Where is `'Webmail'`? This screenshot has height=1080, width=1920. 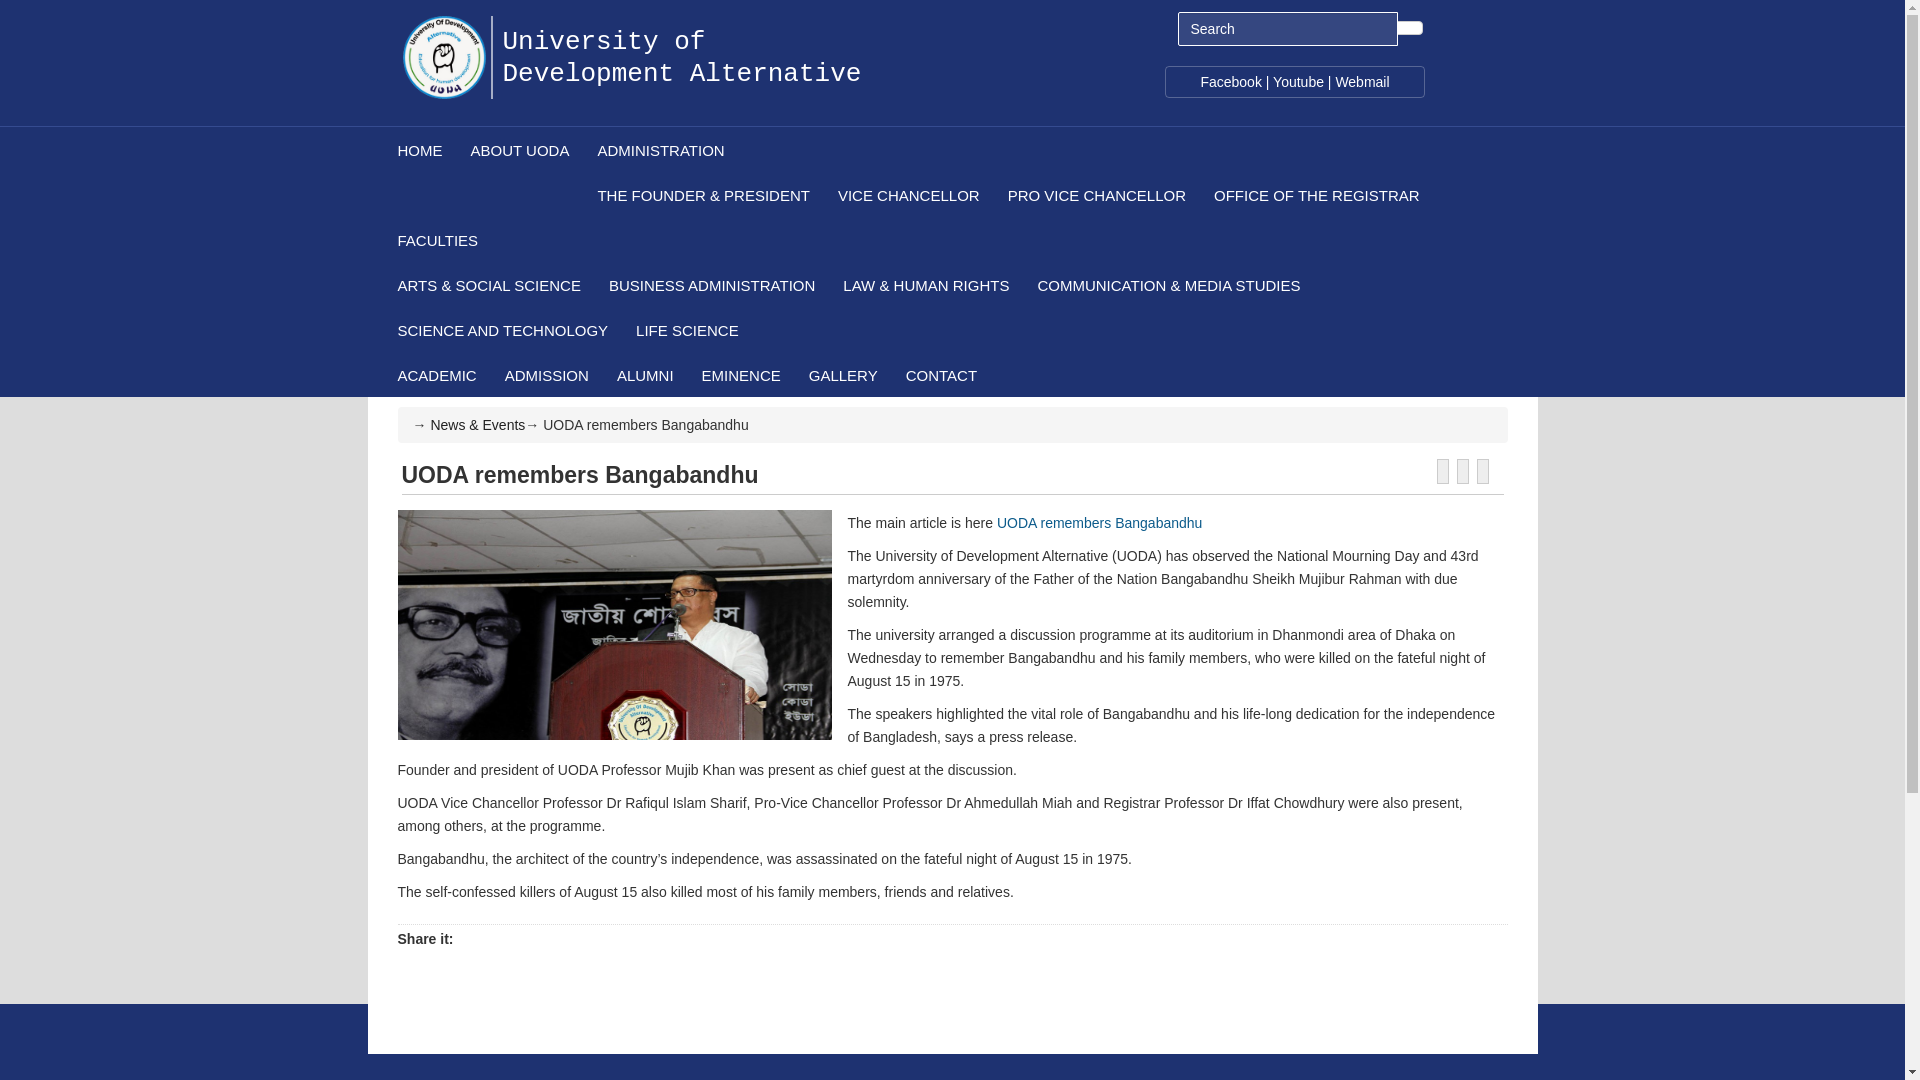
'Webmail' is located at coordinates (1361, 80).